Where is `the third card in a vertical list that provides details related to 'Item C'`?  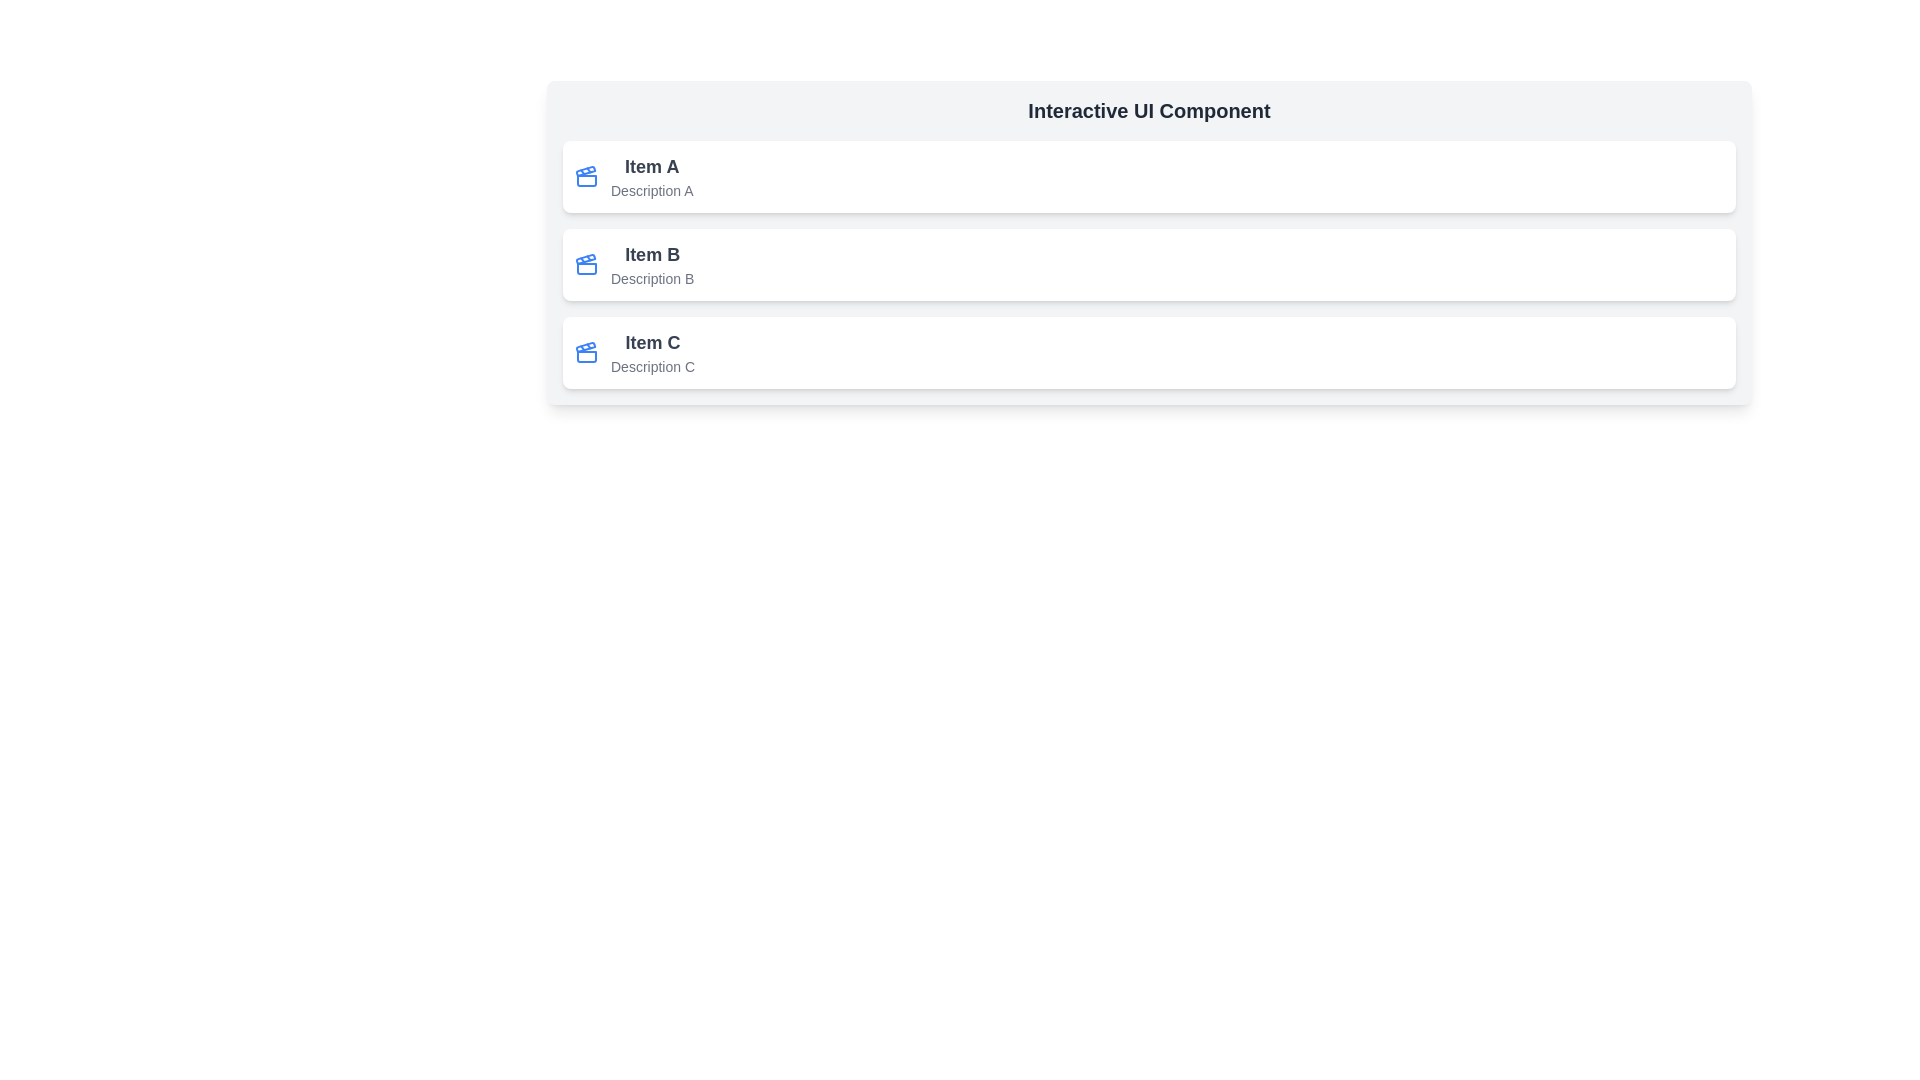 the third card in a vertical list that provides details related to 'Item C' is located at coordinates (1149, 352).